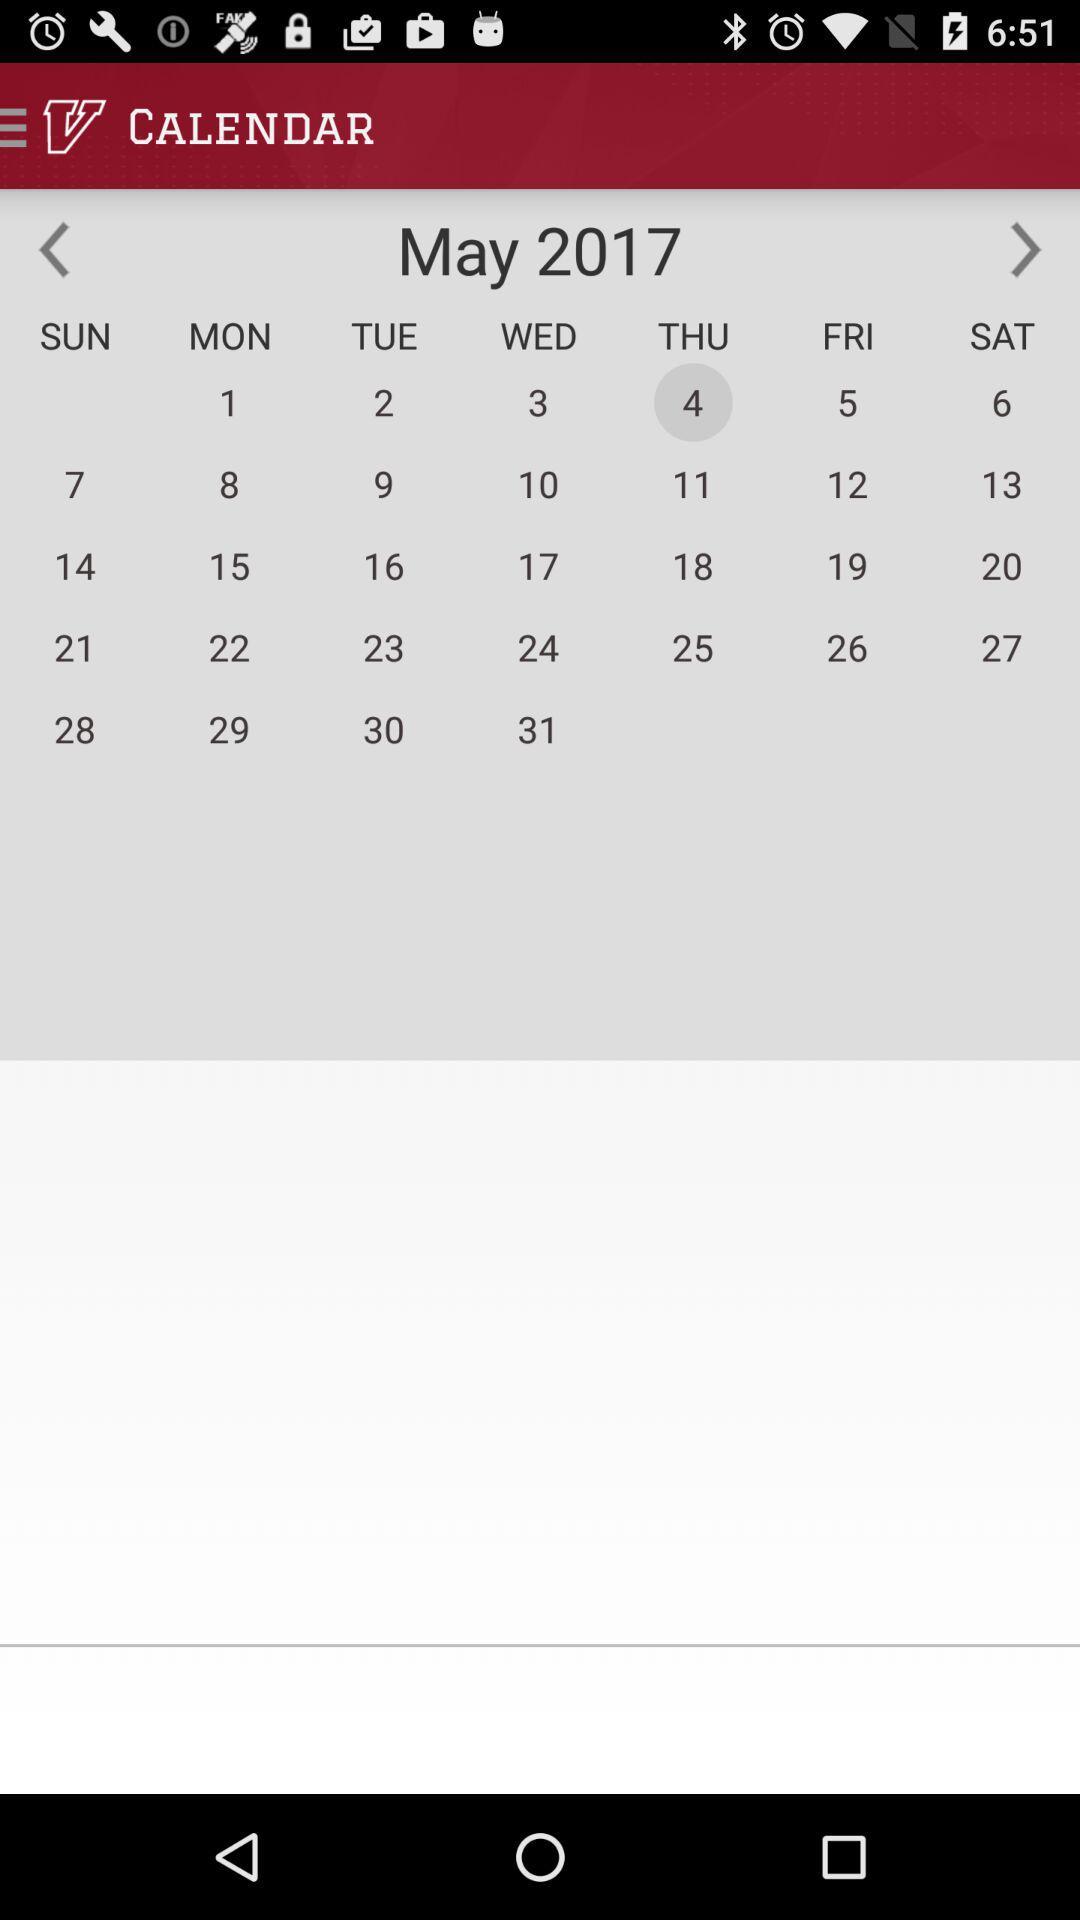  I want to click on the item above sun, so click(53, 248).